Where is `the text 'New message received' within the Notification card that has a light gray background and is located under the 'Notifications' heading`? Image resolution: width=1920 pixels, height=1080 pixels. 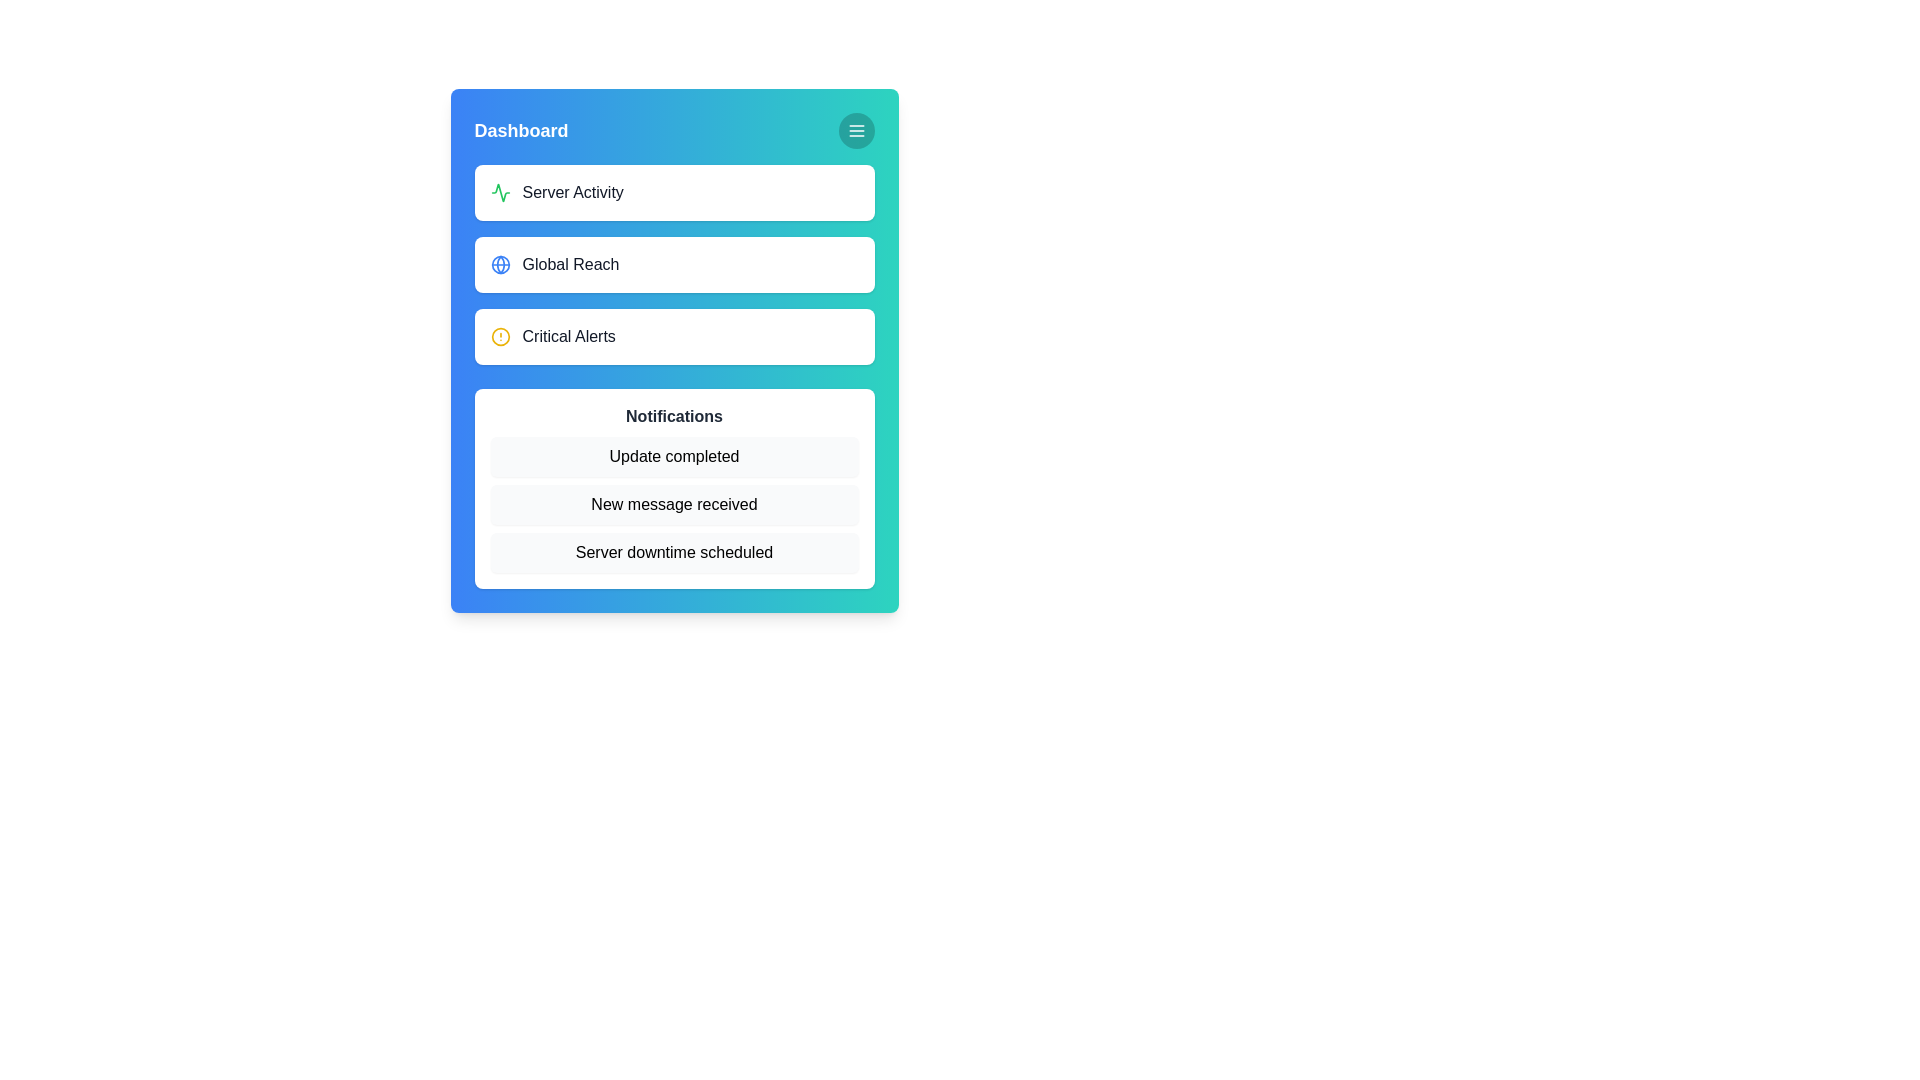
the text 'New message received' within the Notification card that has a light gray background and is located under the 'Notifications' heading is located at coordinates (674, 504).